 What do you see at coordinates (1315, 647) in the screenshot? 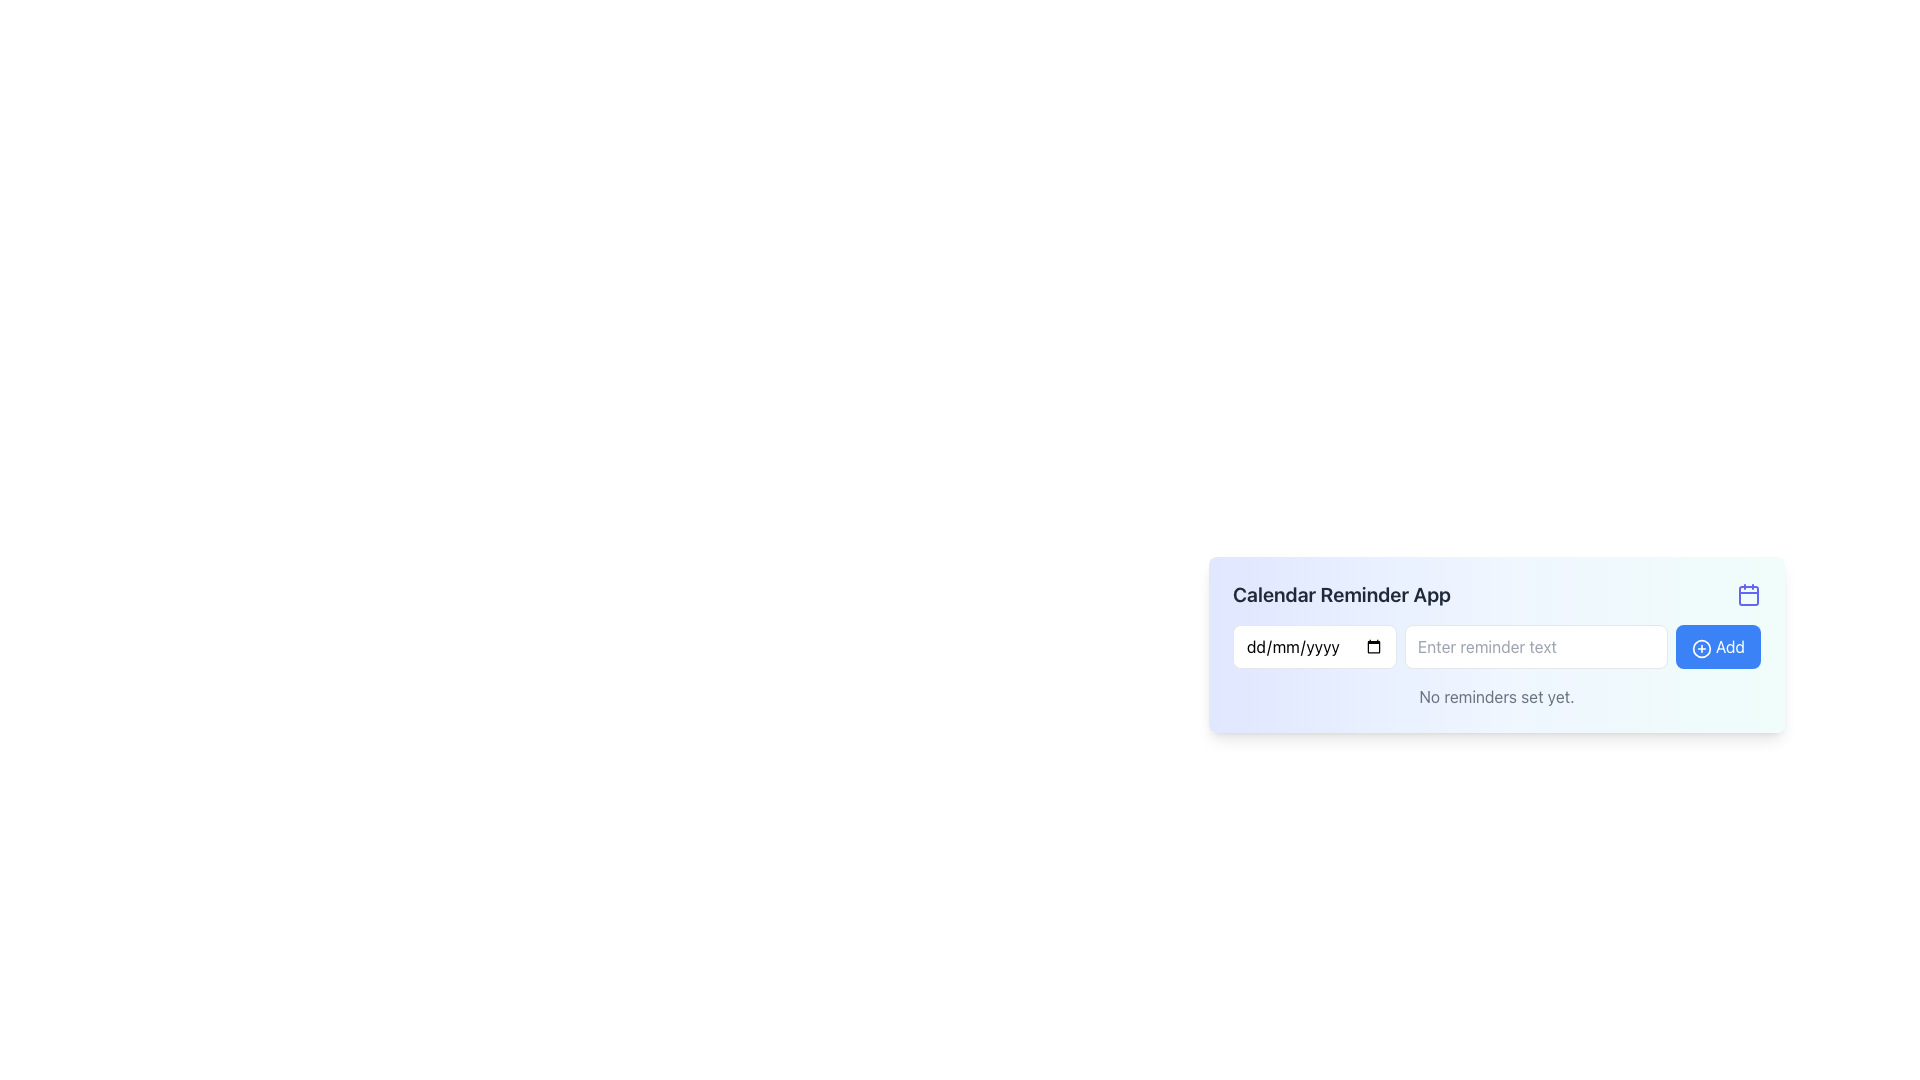
I see `the date input field which has a placeholder text 'dd/mm/yyyy'` at bounding box center [1315, 647].